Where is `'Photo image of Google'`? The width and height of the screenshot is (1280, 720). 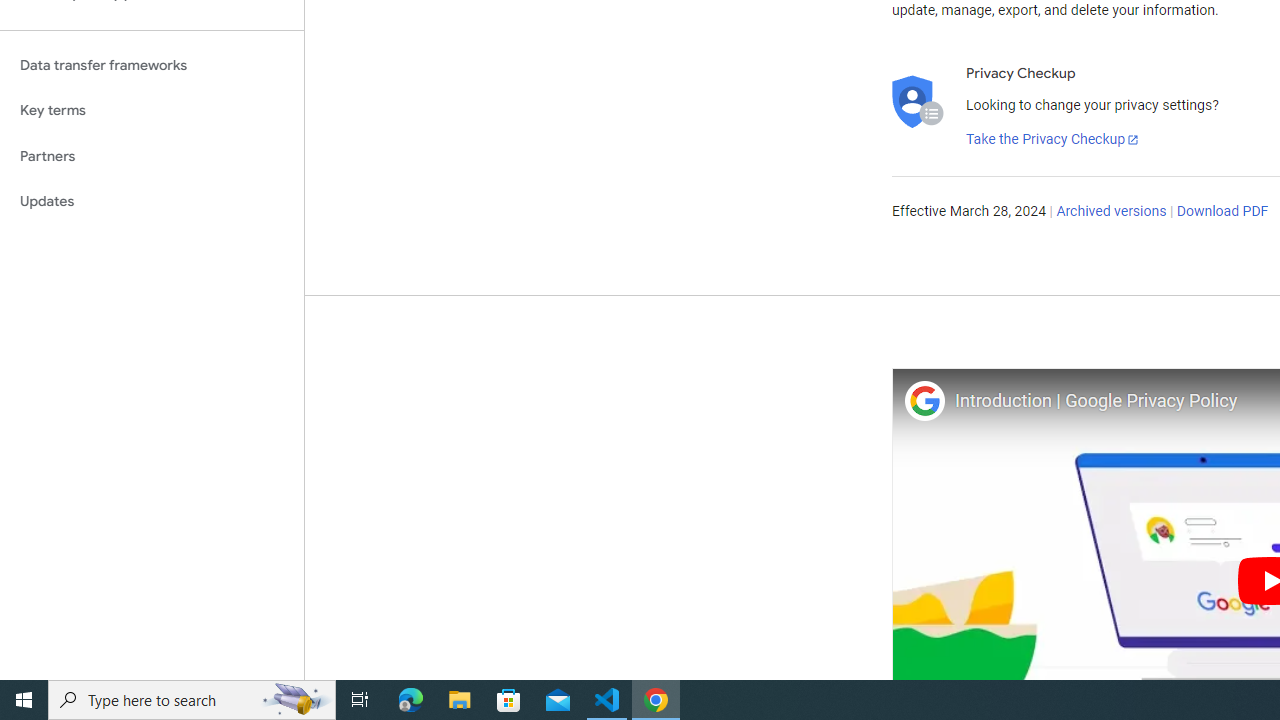 'Photo image of Google' is located at coordinates (923, 400).